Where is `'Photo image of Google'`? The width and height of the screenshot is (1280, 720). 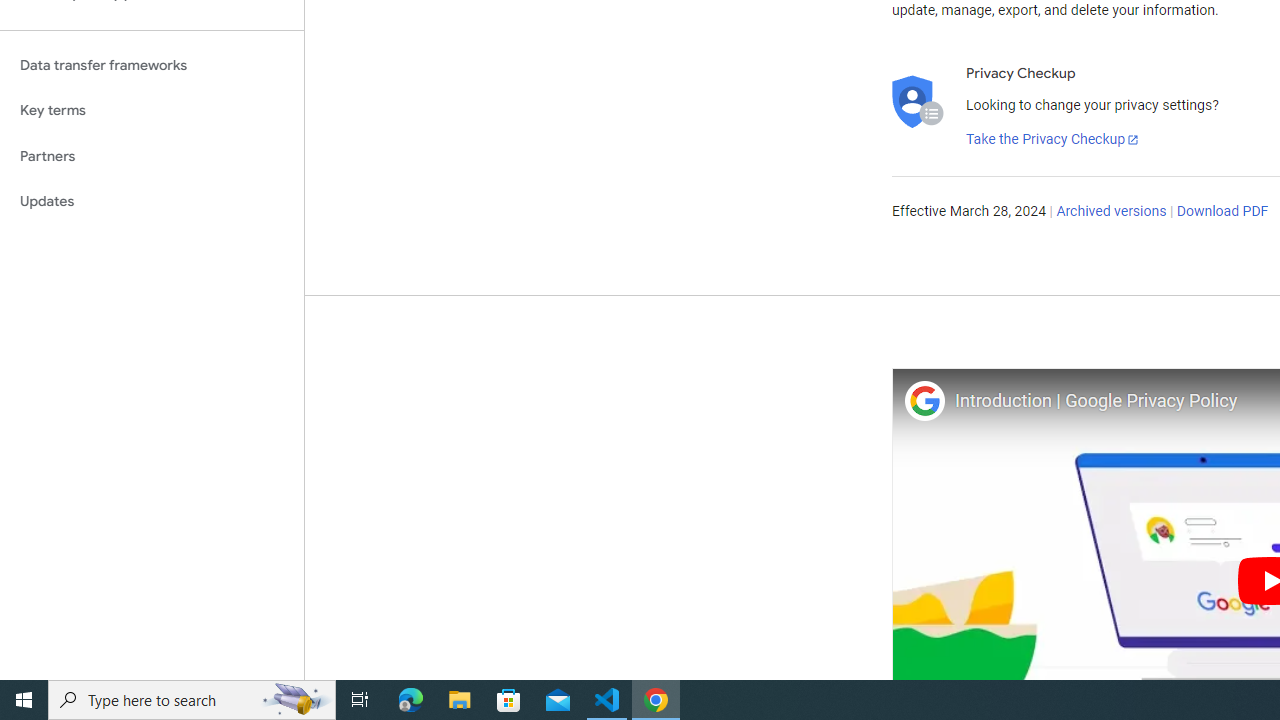 'Photo image of Google' is located at coordinates (923, 400).